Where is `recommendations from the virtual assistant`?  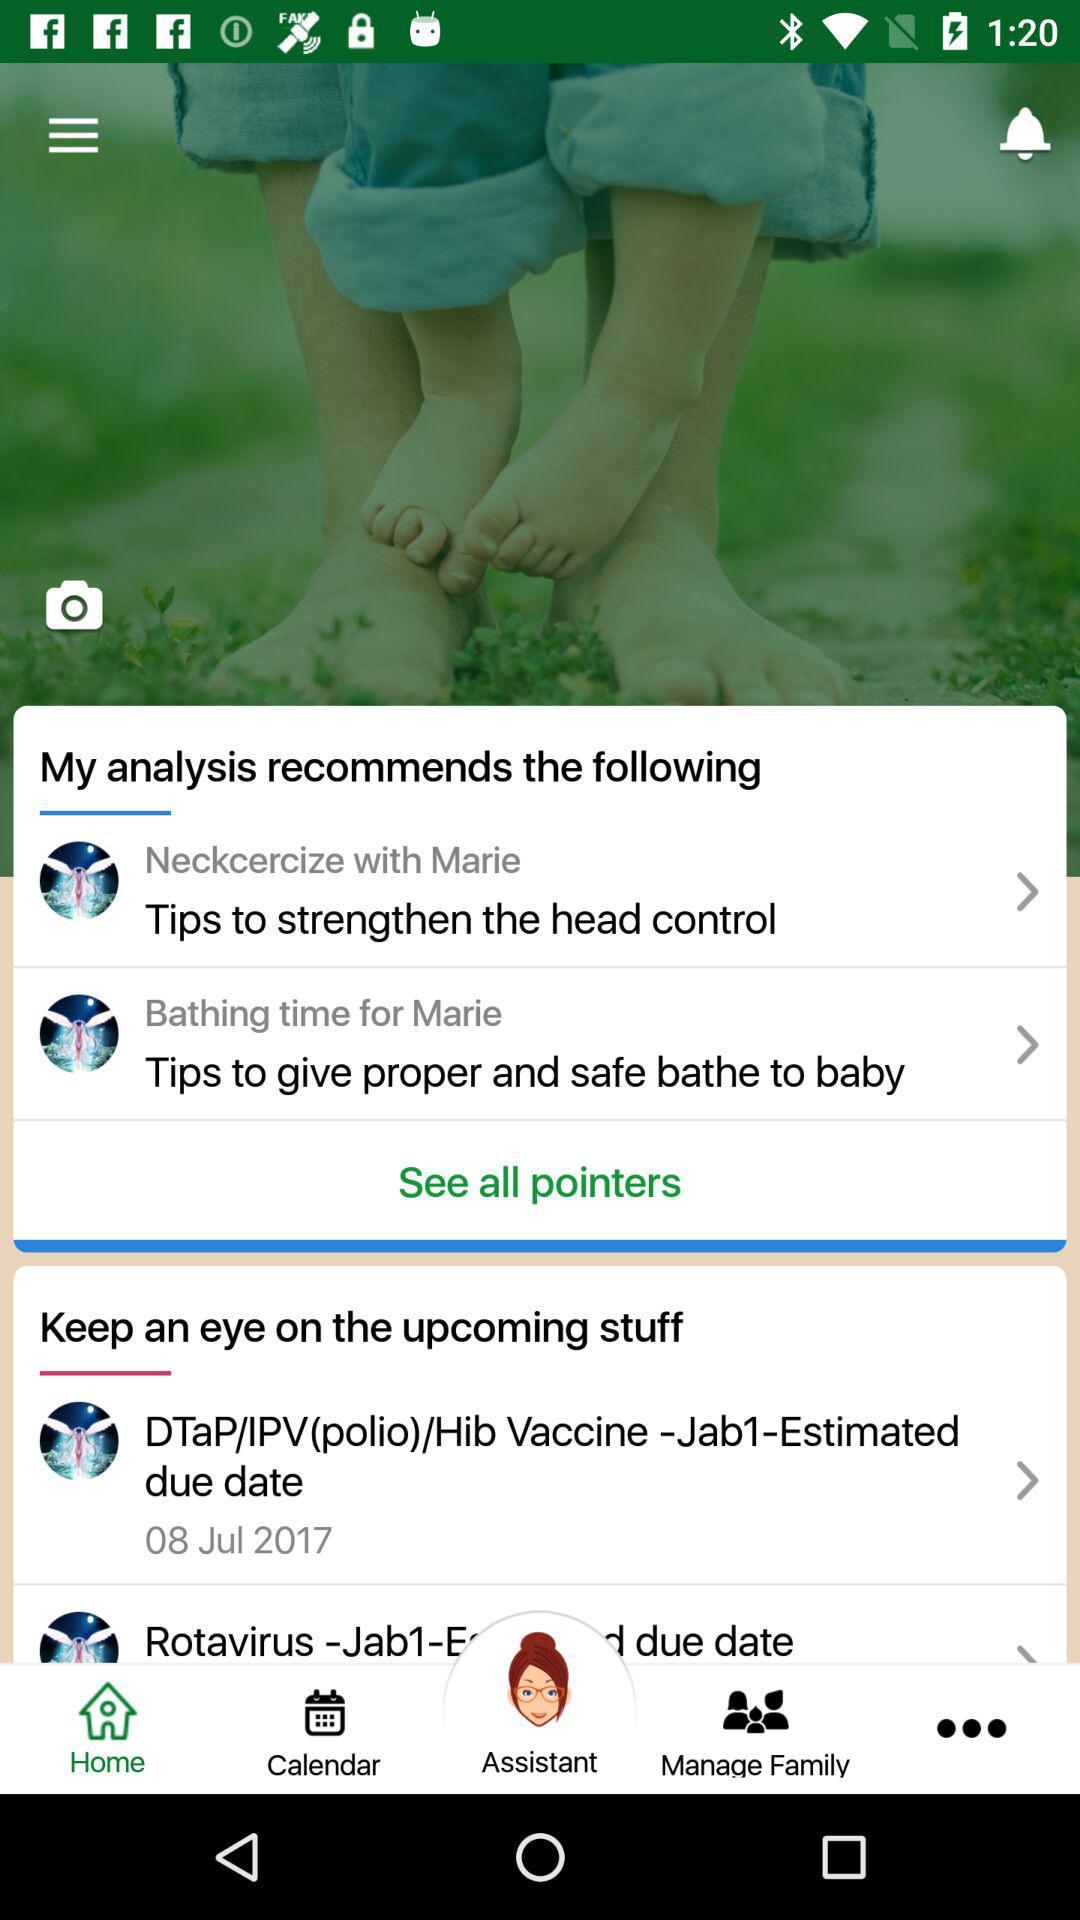
recommendations from the virtual assistant is located at coordinates (540, 1727).